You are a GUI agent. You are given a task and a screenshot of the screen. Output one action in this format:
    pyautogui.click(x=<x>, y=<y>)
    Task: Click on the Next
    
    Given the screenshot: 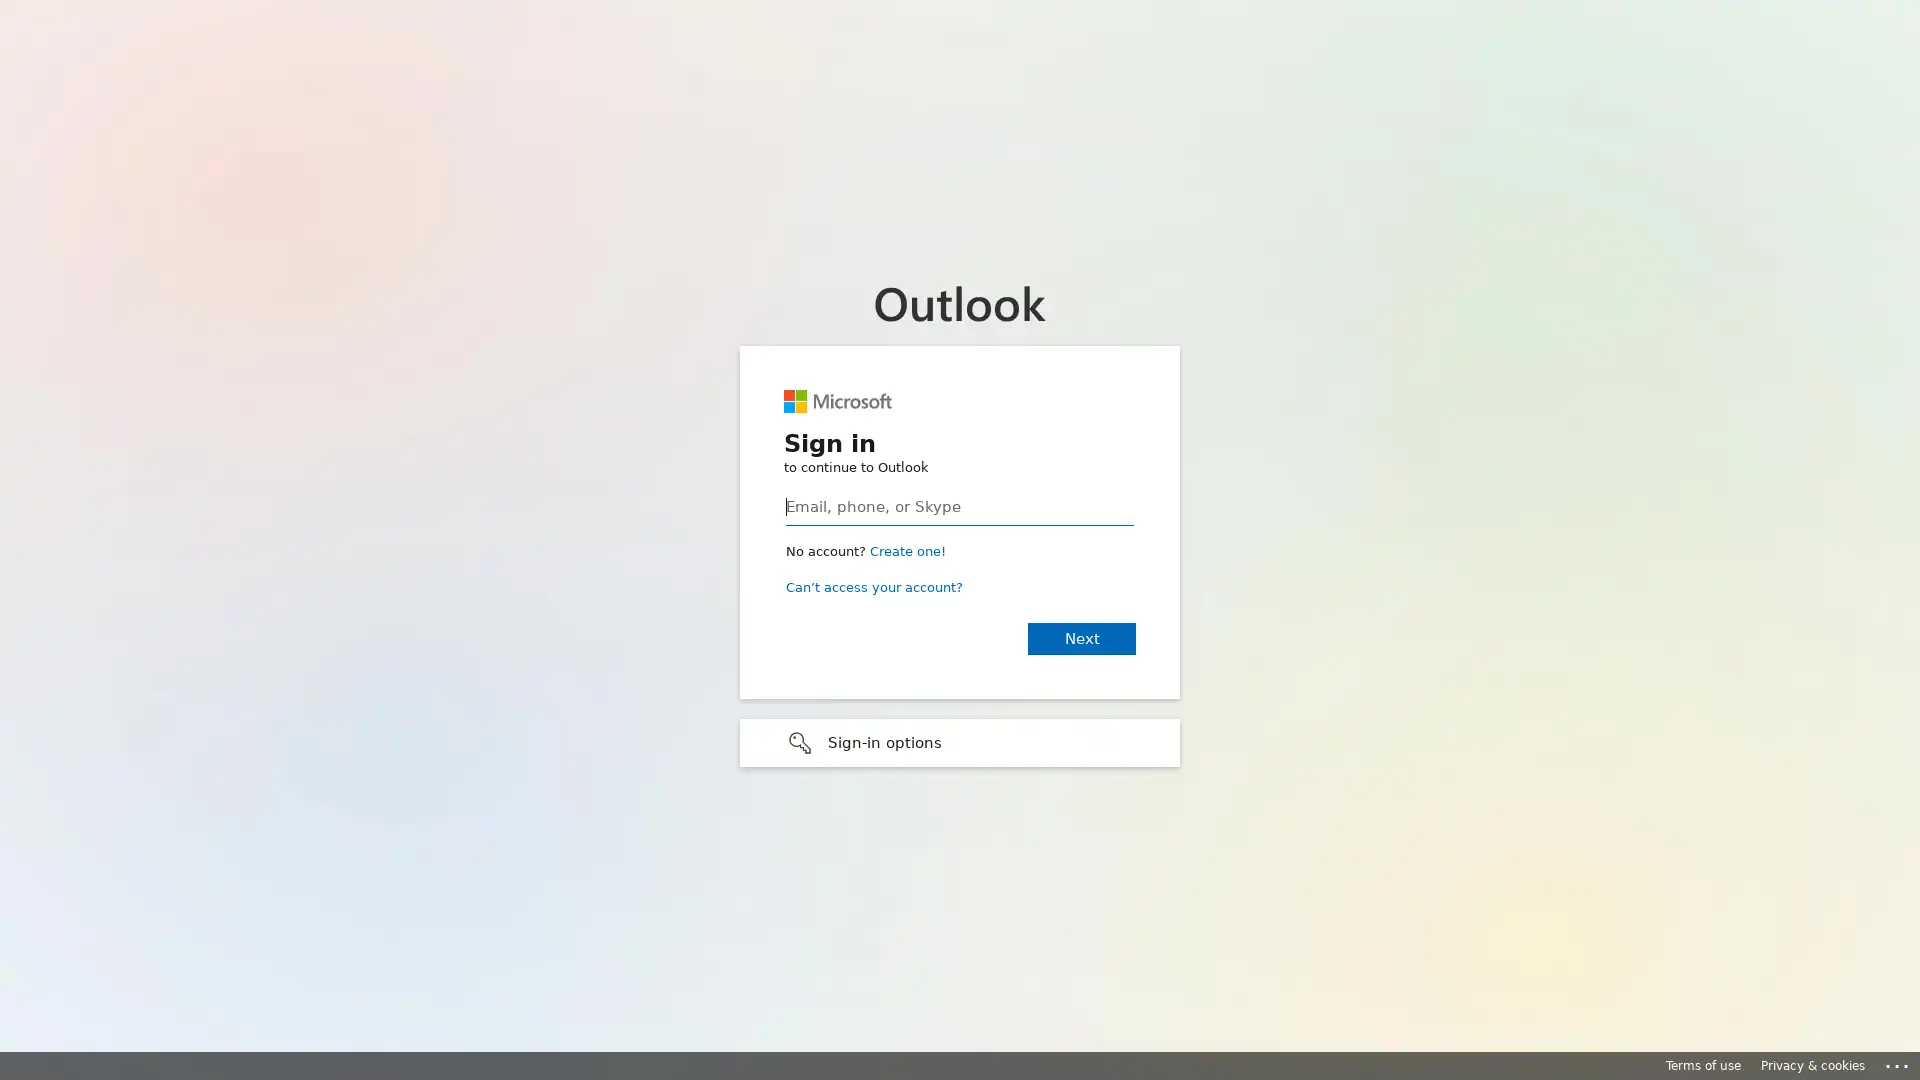 What is the action you would take?
    pyautogui.click(x=1080, y=637)
    